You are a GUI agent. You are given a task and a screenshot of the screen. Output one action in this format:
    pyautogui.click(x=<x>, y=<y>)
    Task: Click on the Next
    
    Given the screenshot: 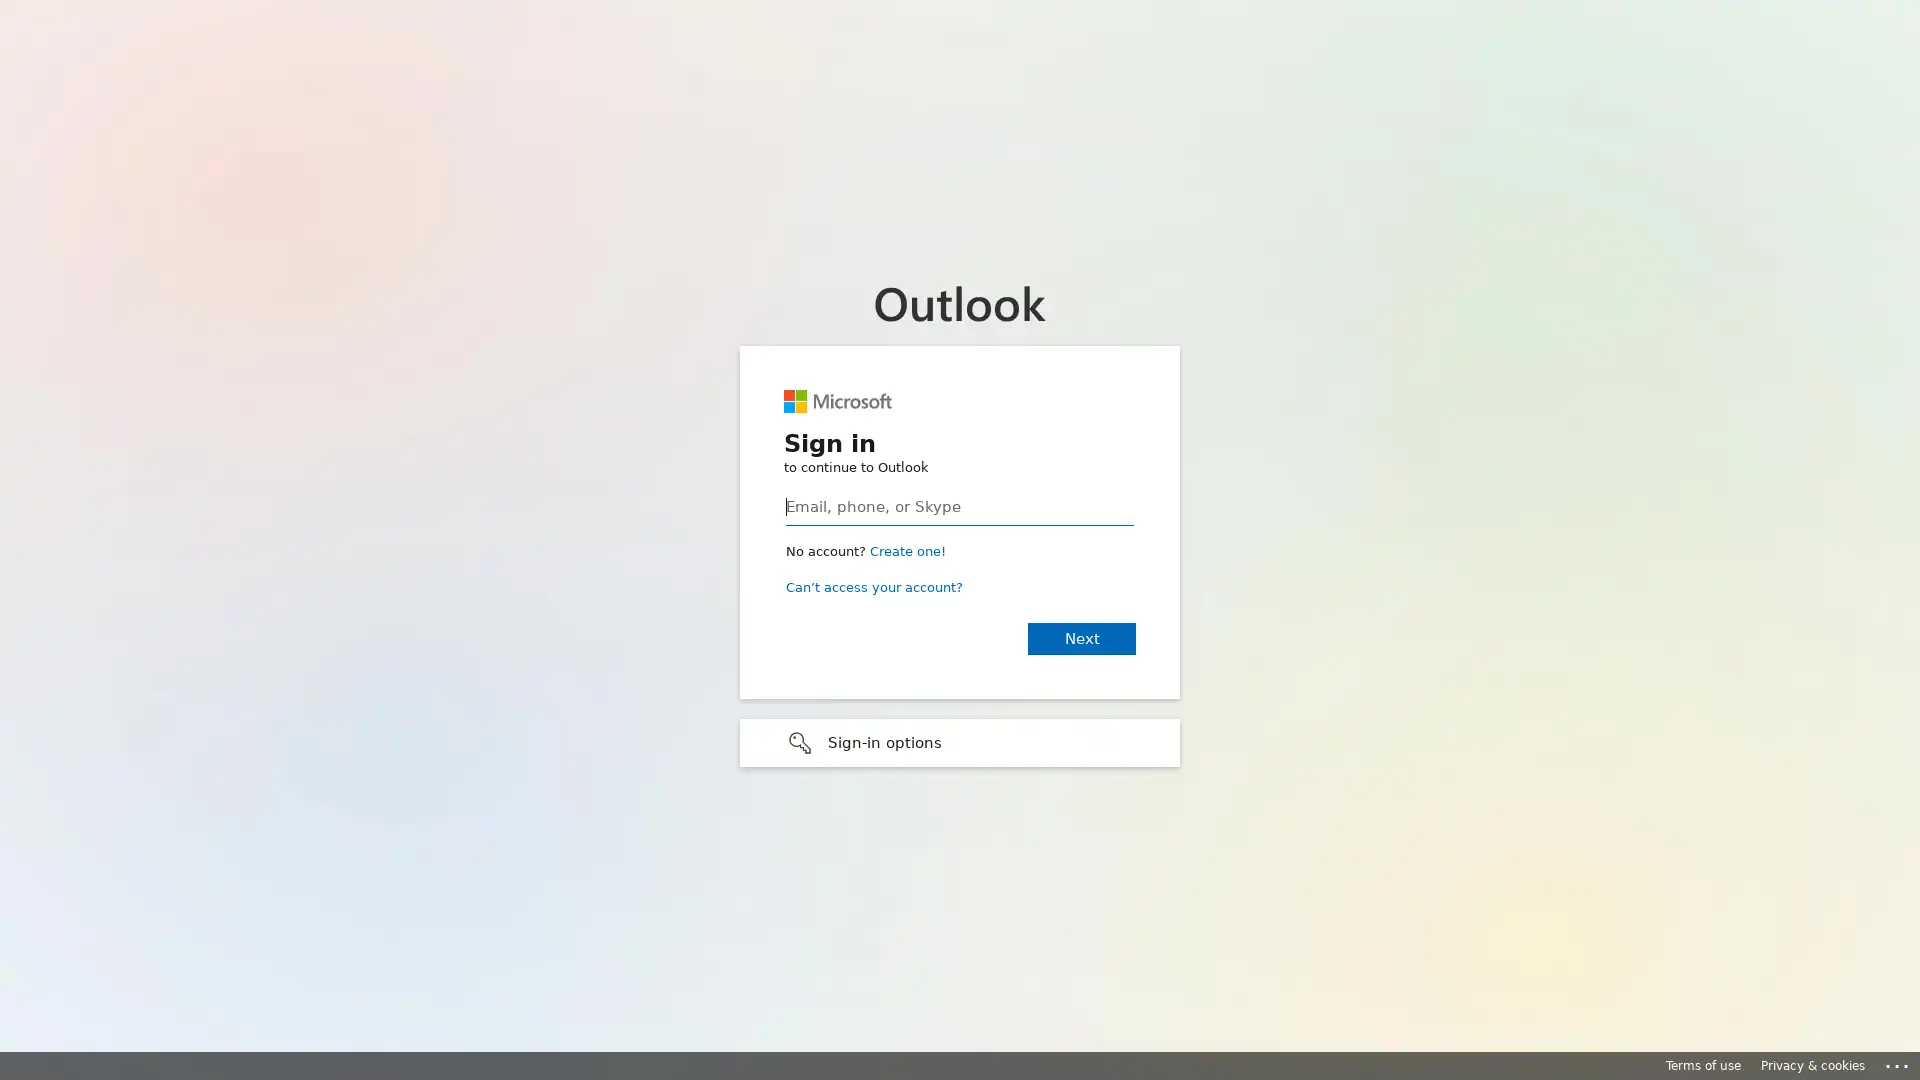 What is the action you would take?
    pyautogui.click(x=1080, y=637)
    